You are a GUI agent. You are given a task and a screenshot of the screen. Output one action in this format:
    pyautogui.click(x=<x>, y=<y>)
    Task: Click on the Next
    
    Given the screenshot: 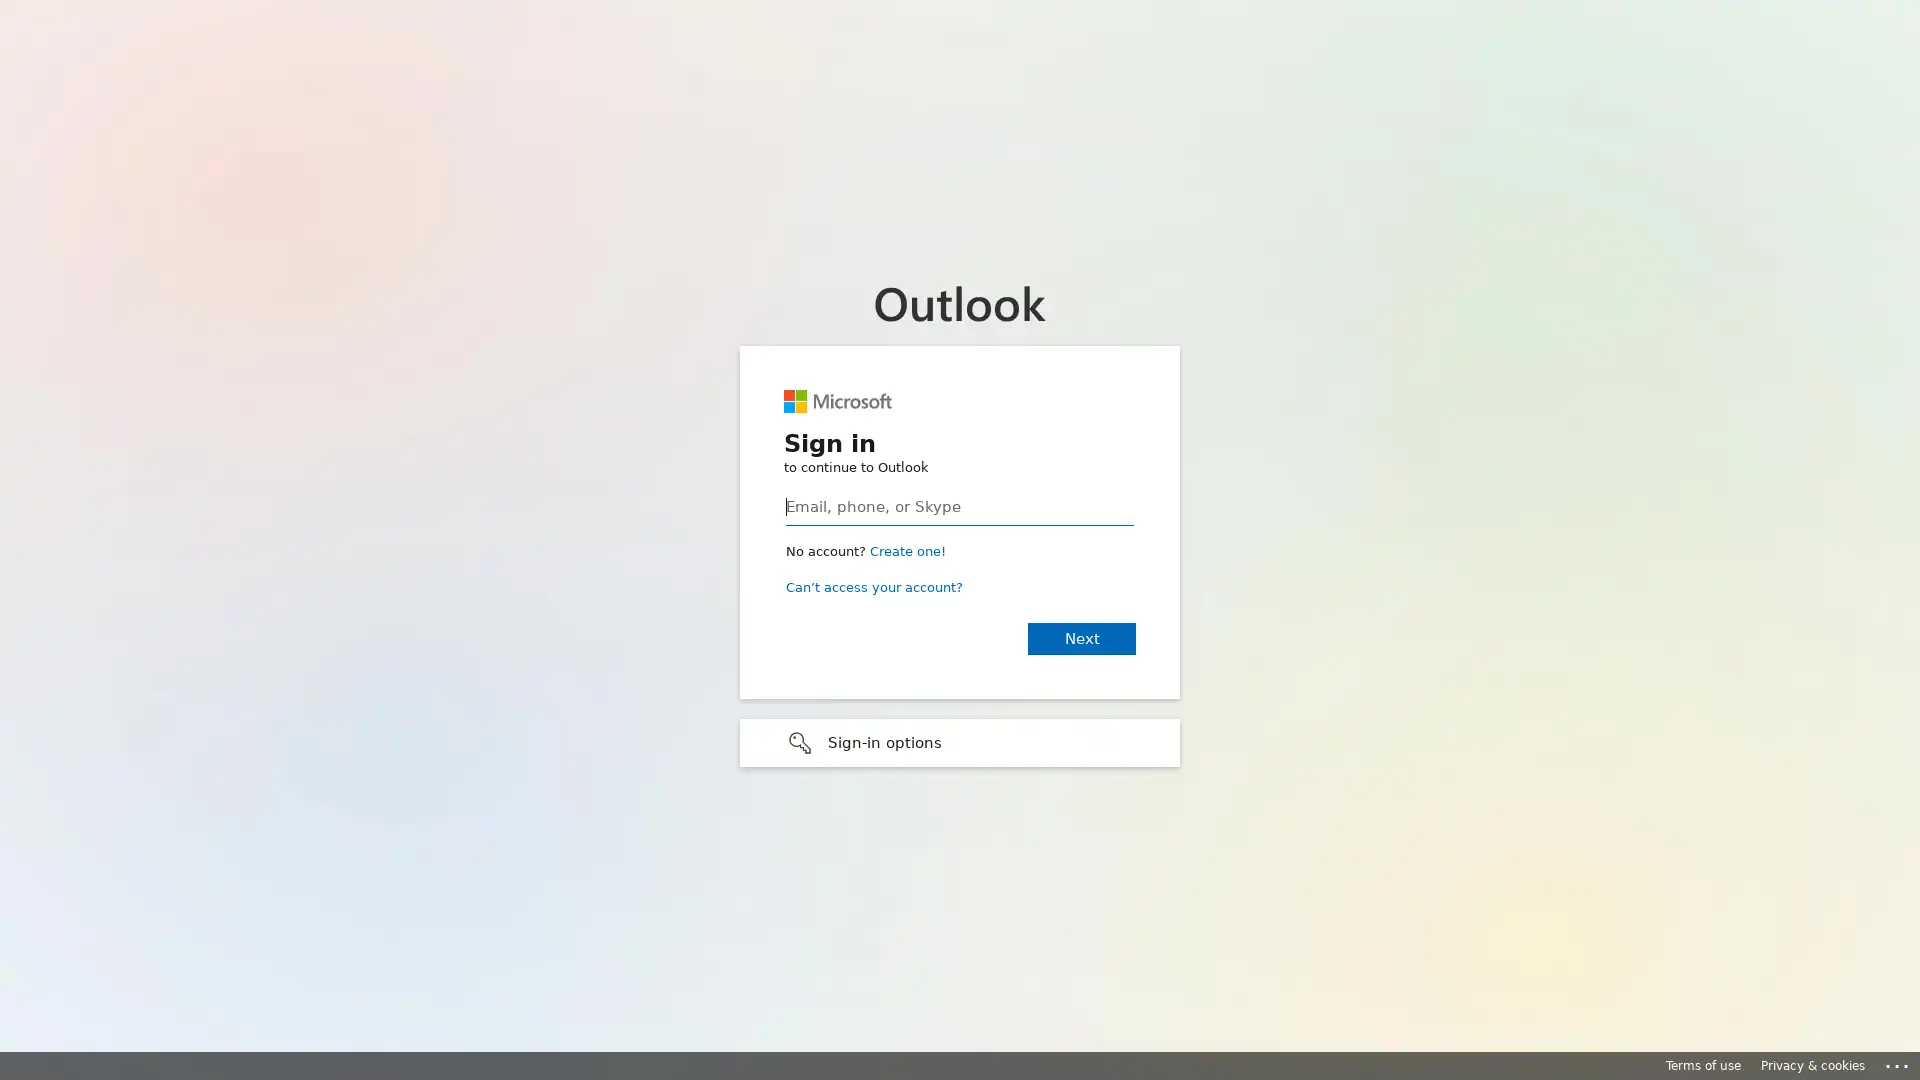 What is the action you would take?
    pyautogui.click(x=1080, y=637)
    